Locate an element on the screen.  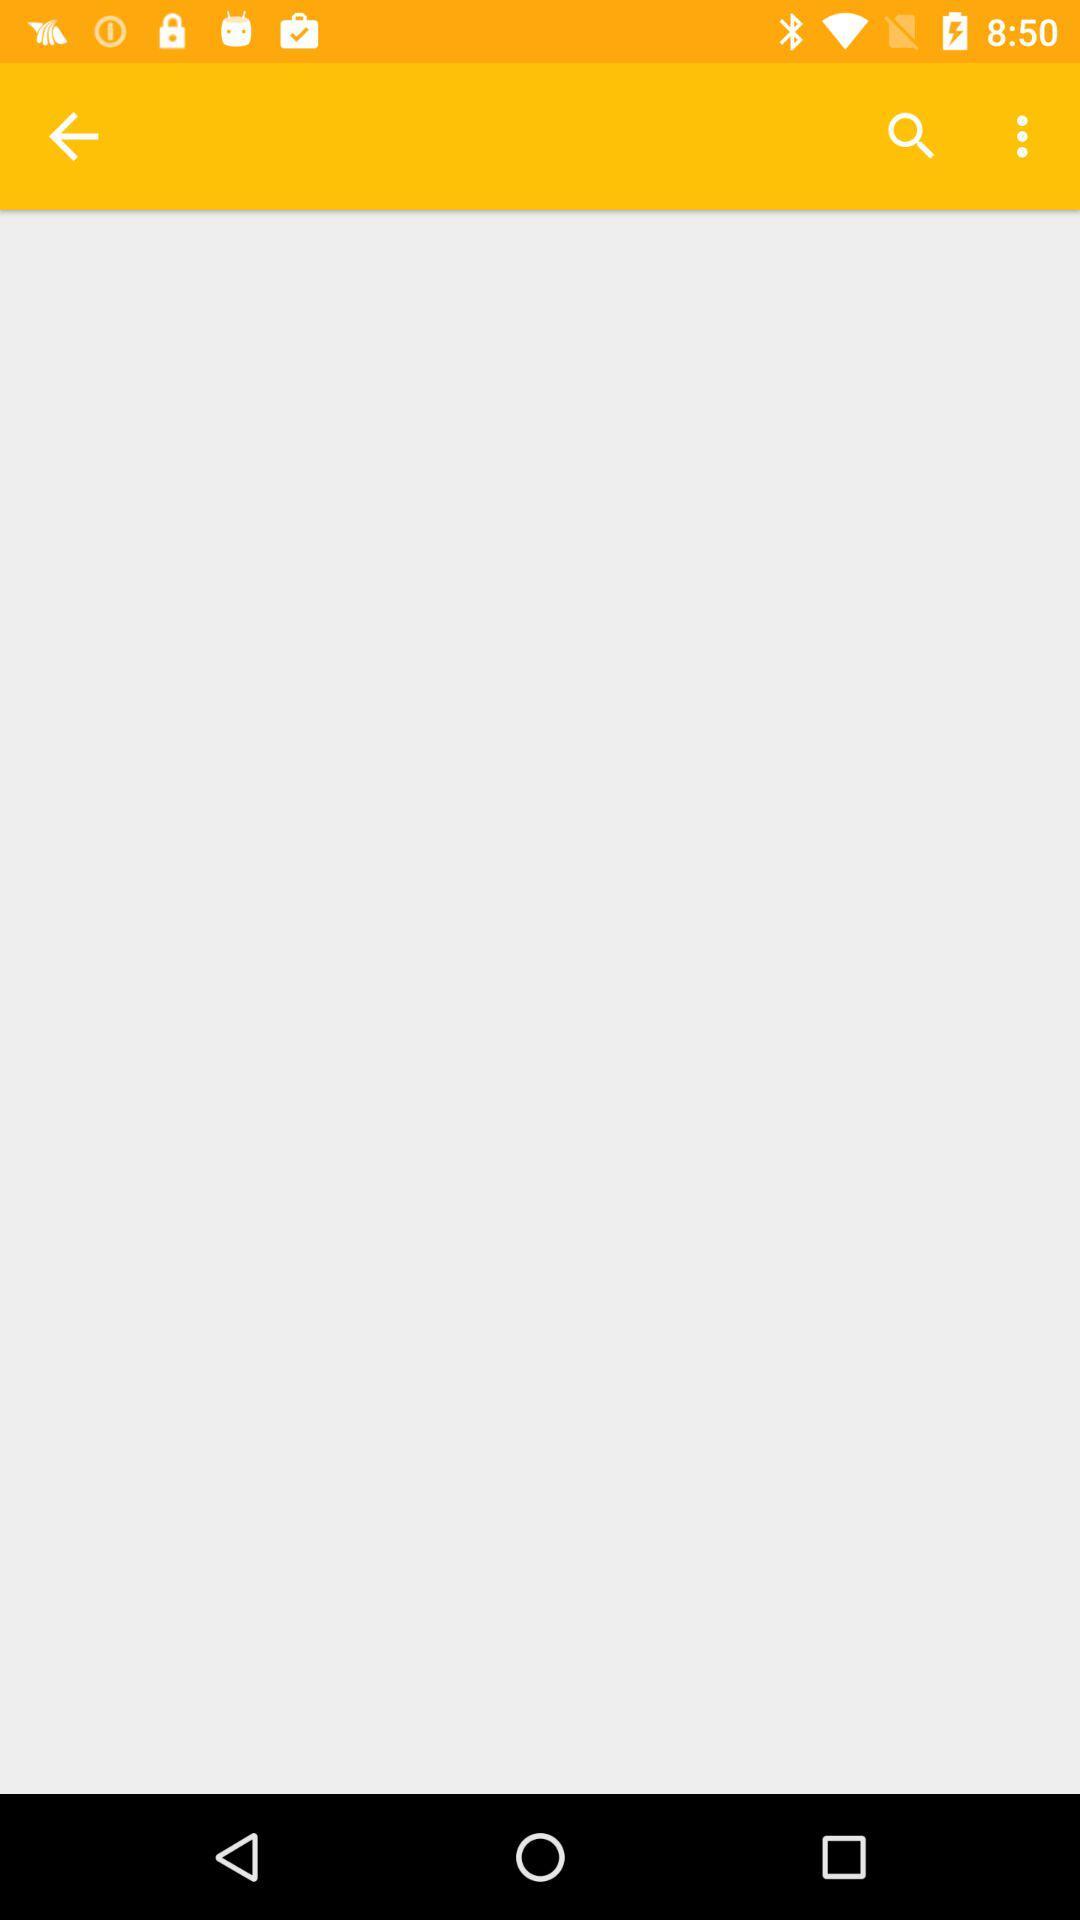
the icon at the top left corner is located at coordinates (72, 135).